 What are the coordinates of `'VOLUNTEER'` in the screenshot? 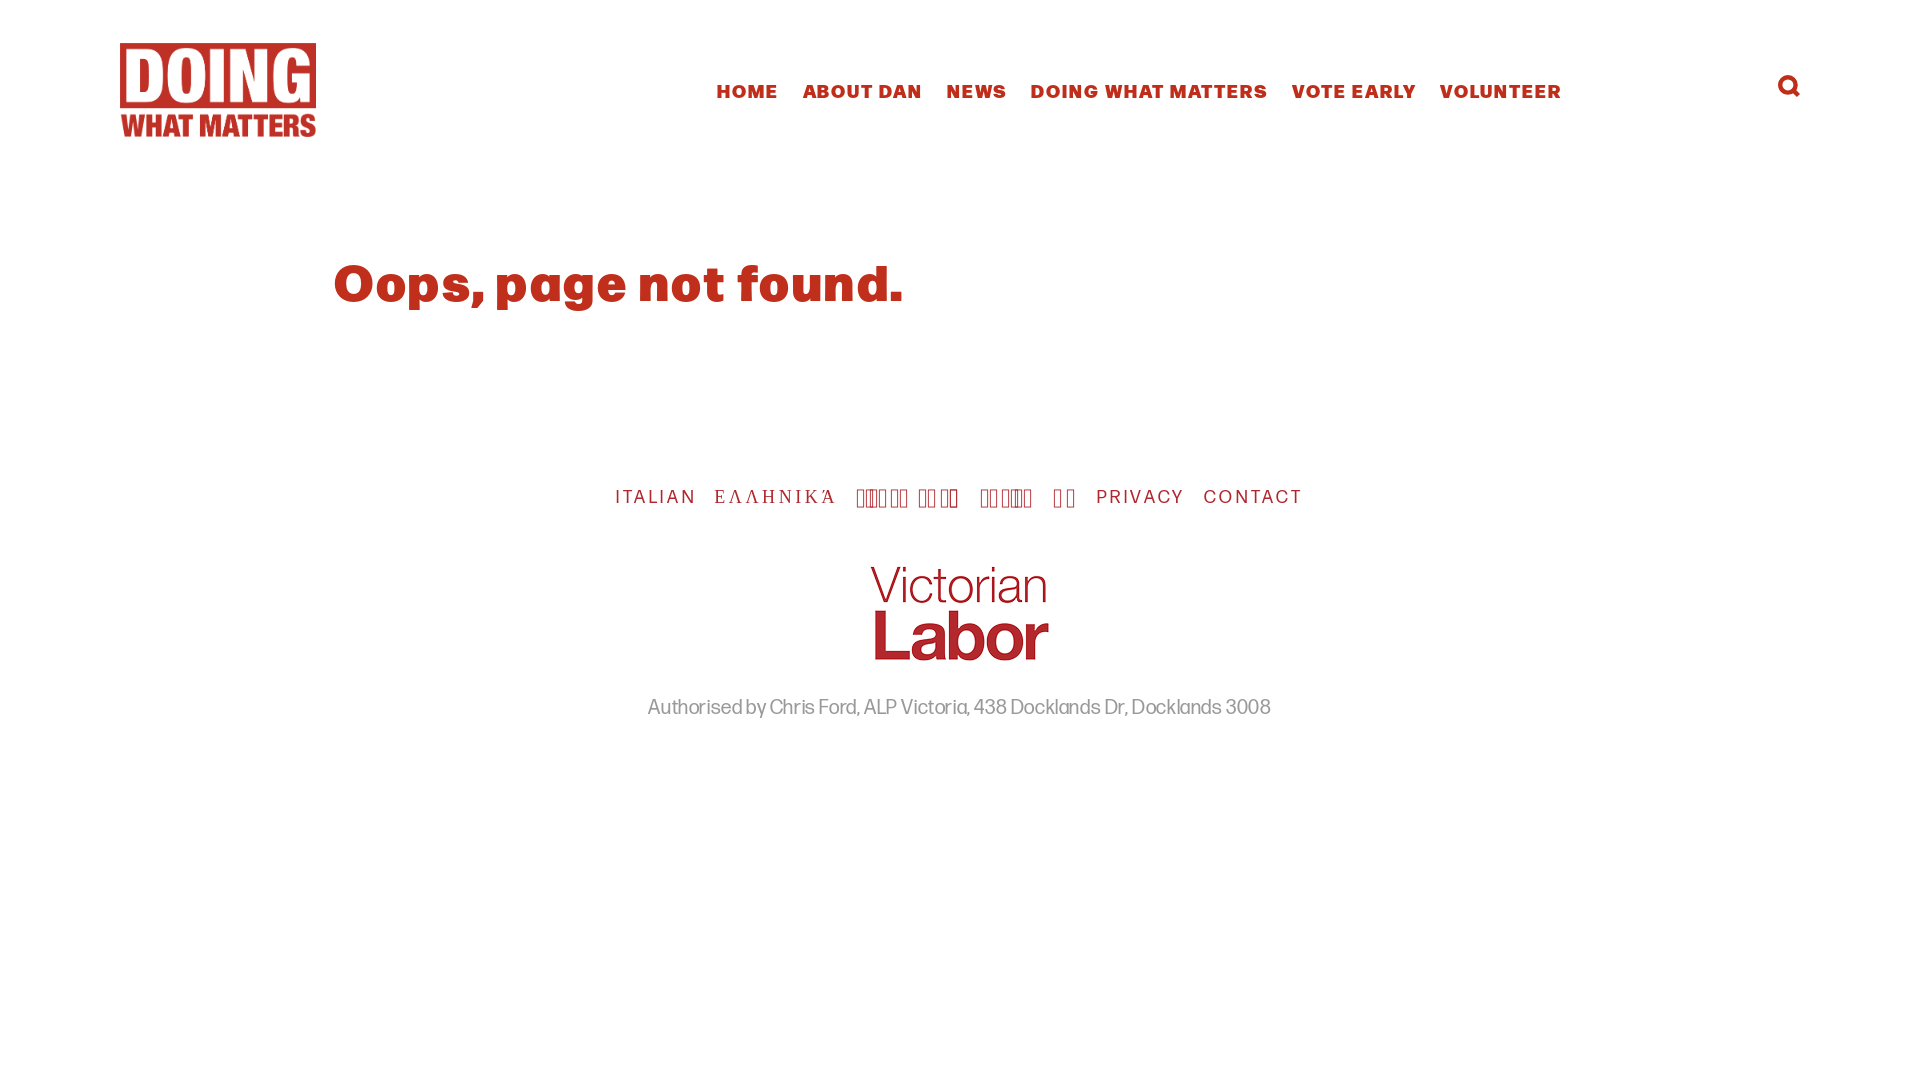 It's located at (1501, 88).